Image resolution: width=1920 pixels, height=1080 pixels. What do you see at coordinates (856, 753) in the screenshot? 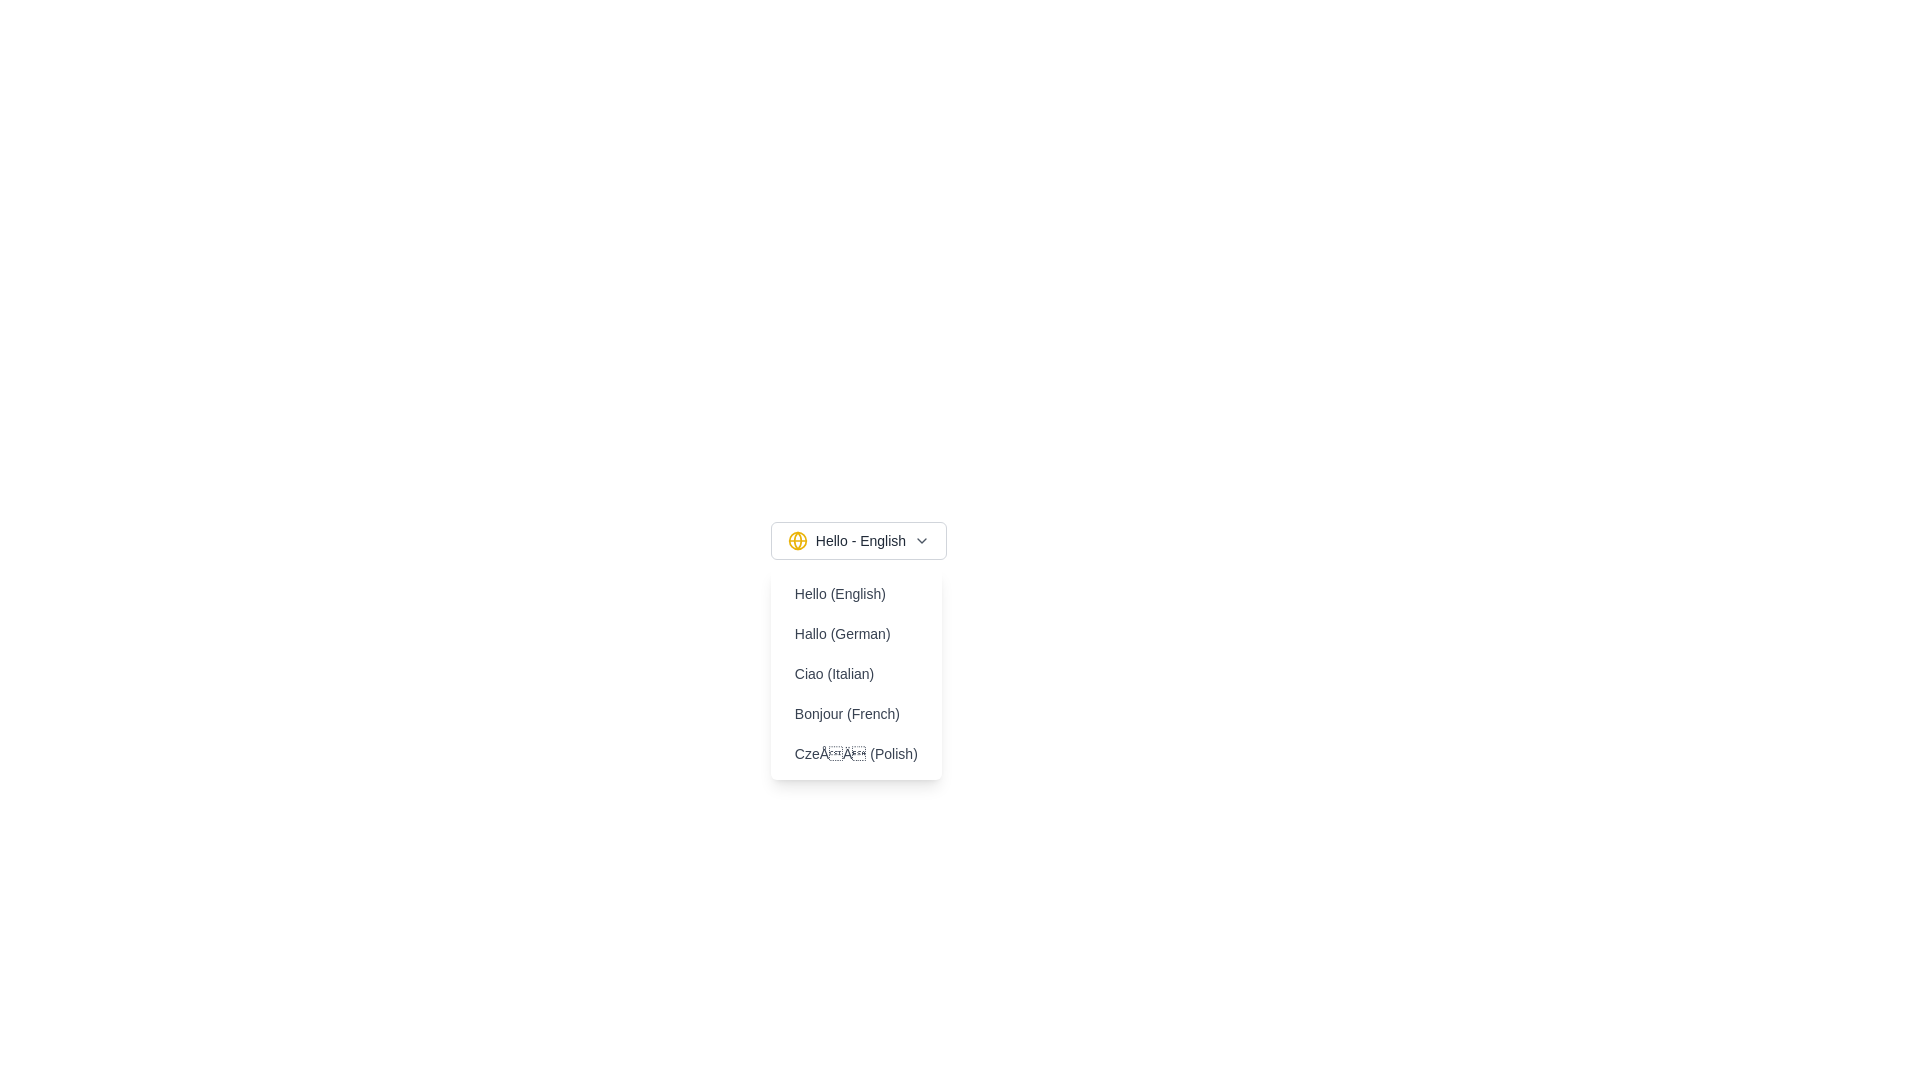
I see `the fifth static text label that displays a localized greeting phrase, located directly below 'Bonjour (French)'` at bounding box center [856, 753].